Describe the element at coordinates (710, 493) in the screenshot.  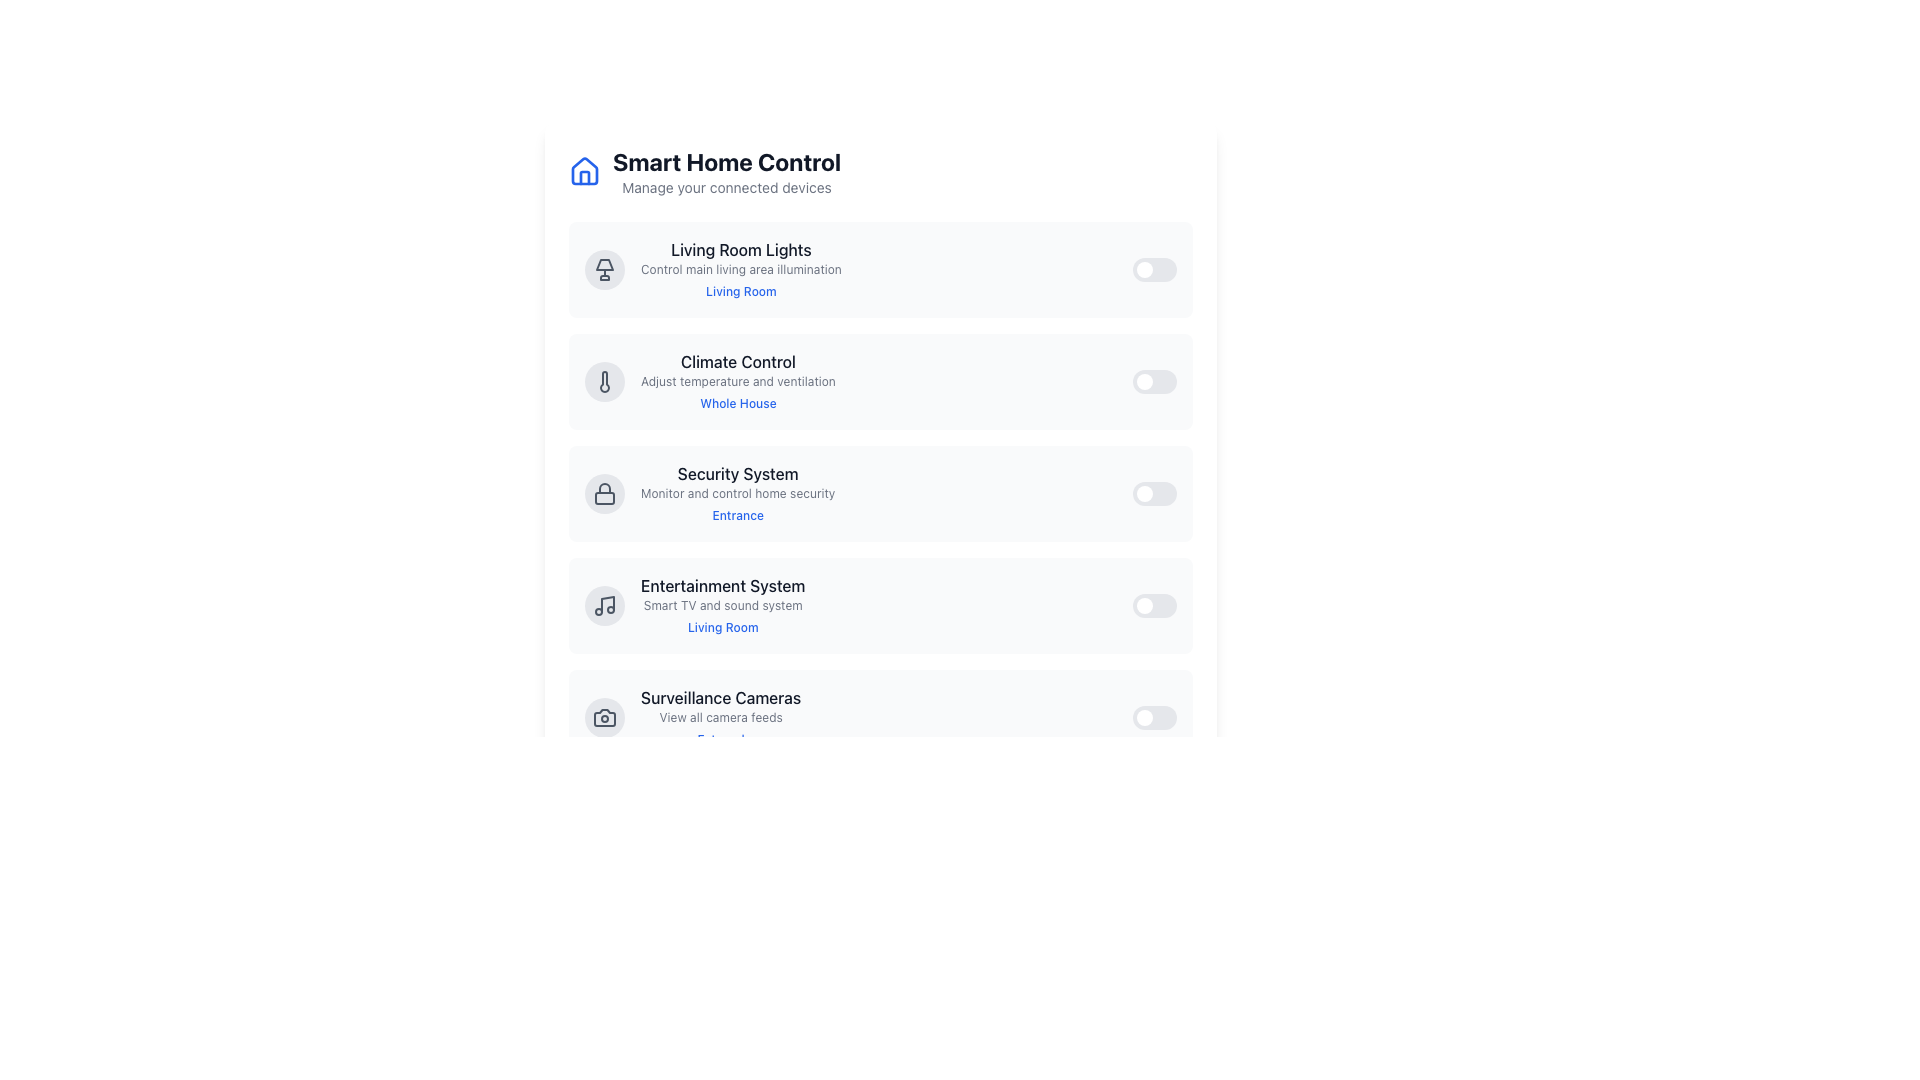
I see `the 'Entrance' text within the 'Security System' section` at that location.